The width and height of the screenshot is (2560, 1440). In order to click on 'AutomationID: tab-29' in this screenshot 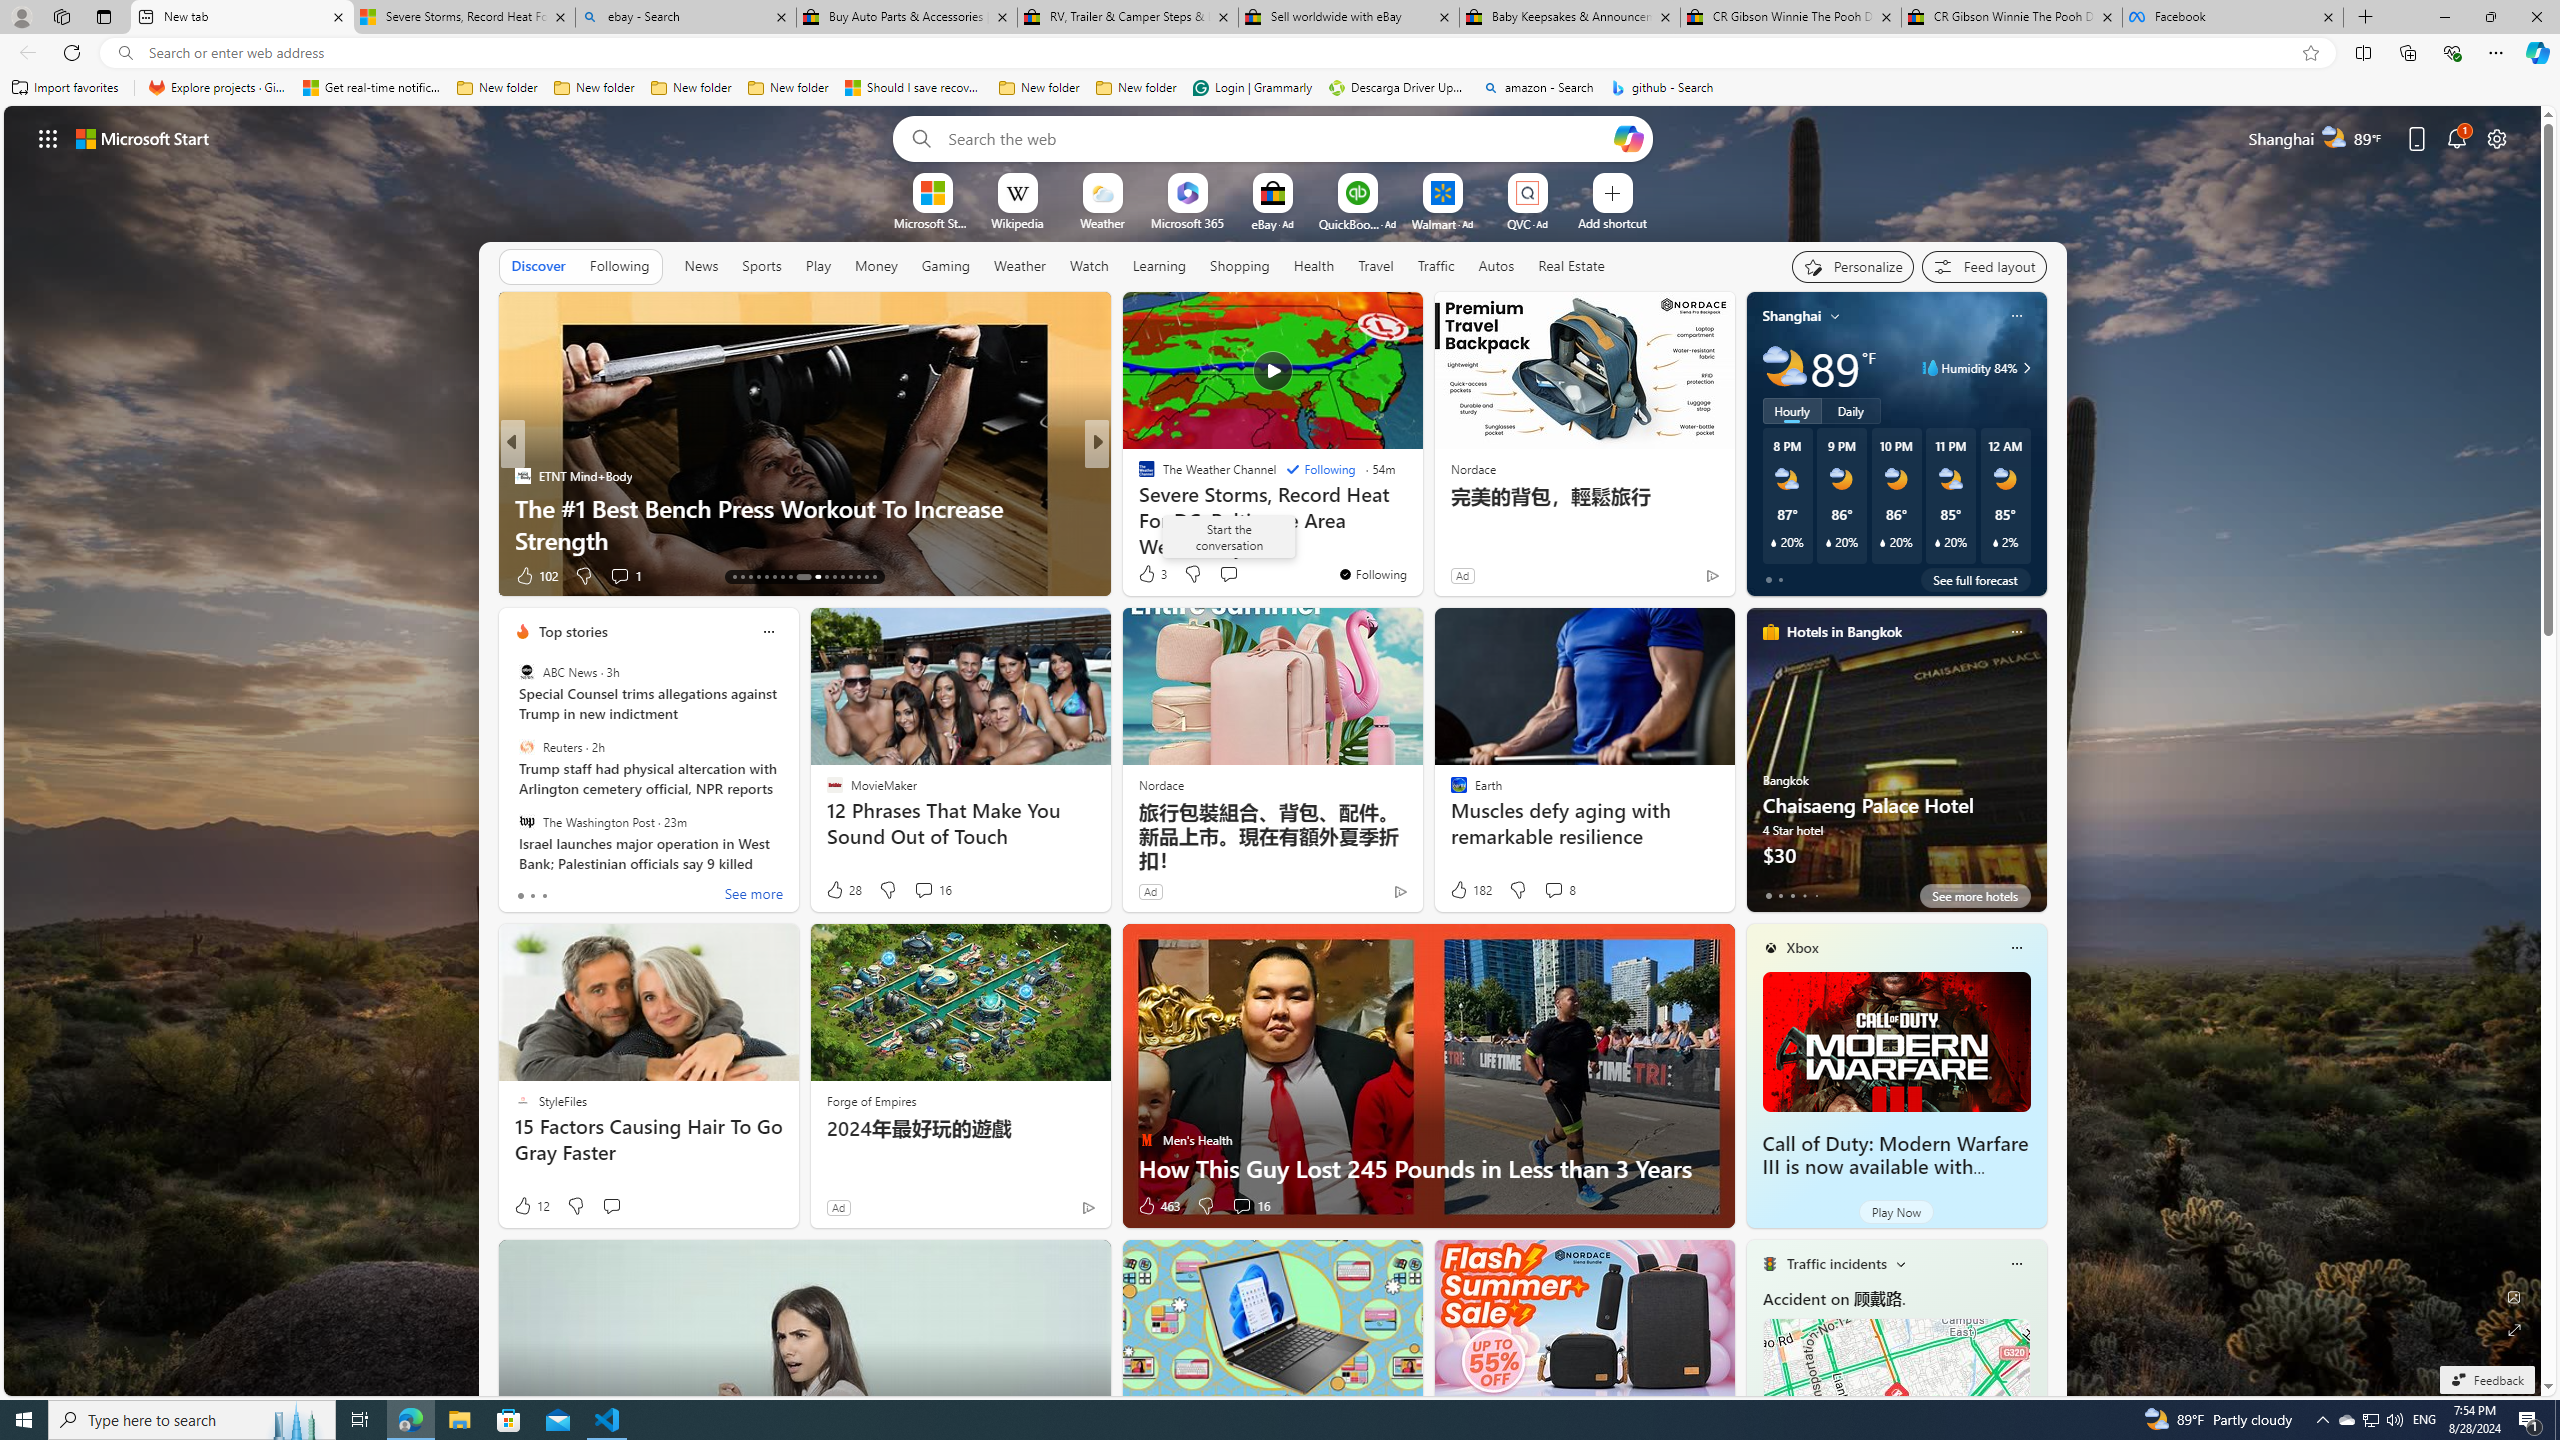, I will do `click(873, 577)`.